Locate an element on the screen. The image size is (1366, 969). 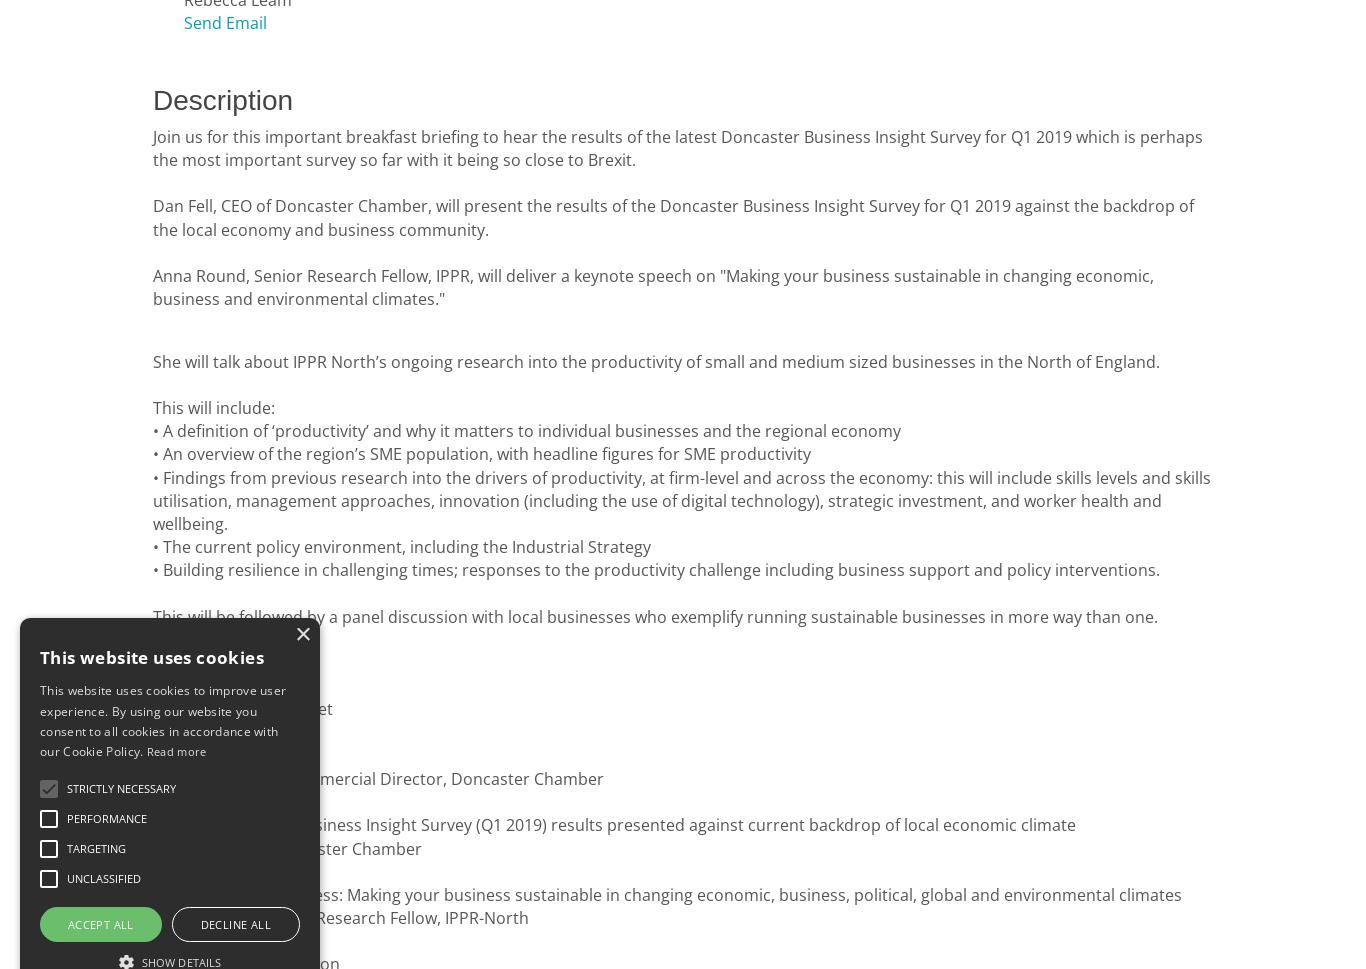
'indings from previous research into the drivers of productivity, at firm-level and across the economy: this will include skills levels and skills utilisation, management approaches, innovation (including the use of digital technology), strategic investment, and worker health and wellbeing.' is located at coordinates (681, 499).